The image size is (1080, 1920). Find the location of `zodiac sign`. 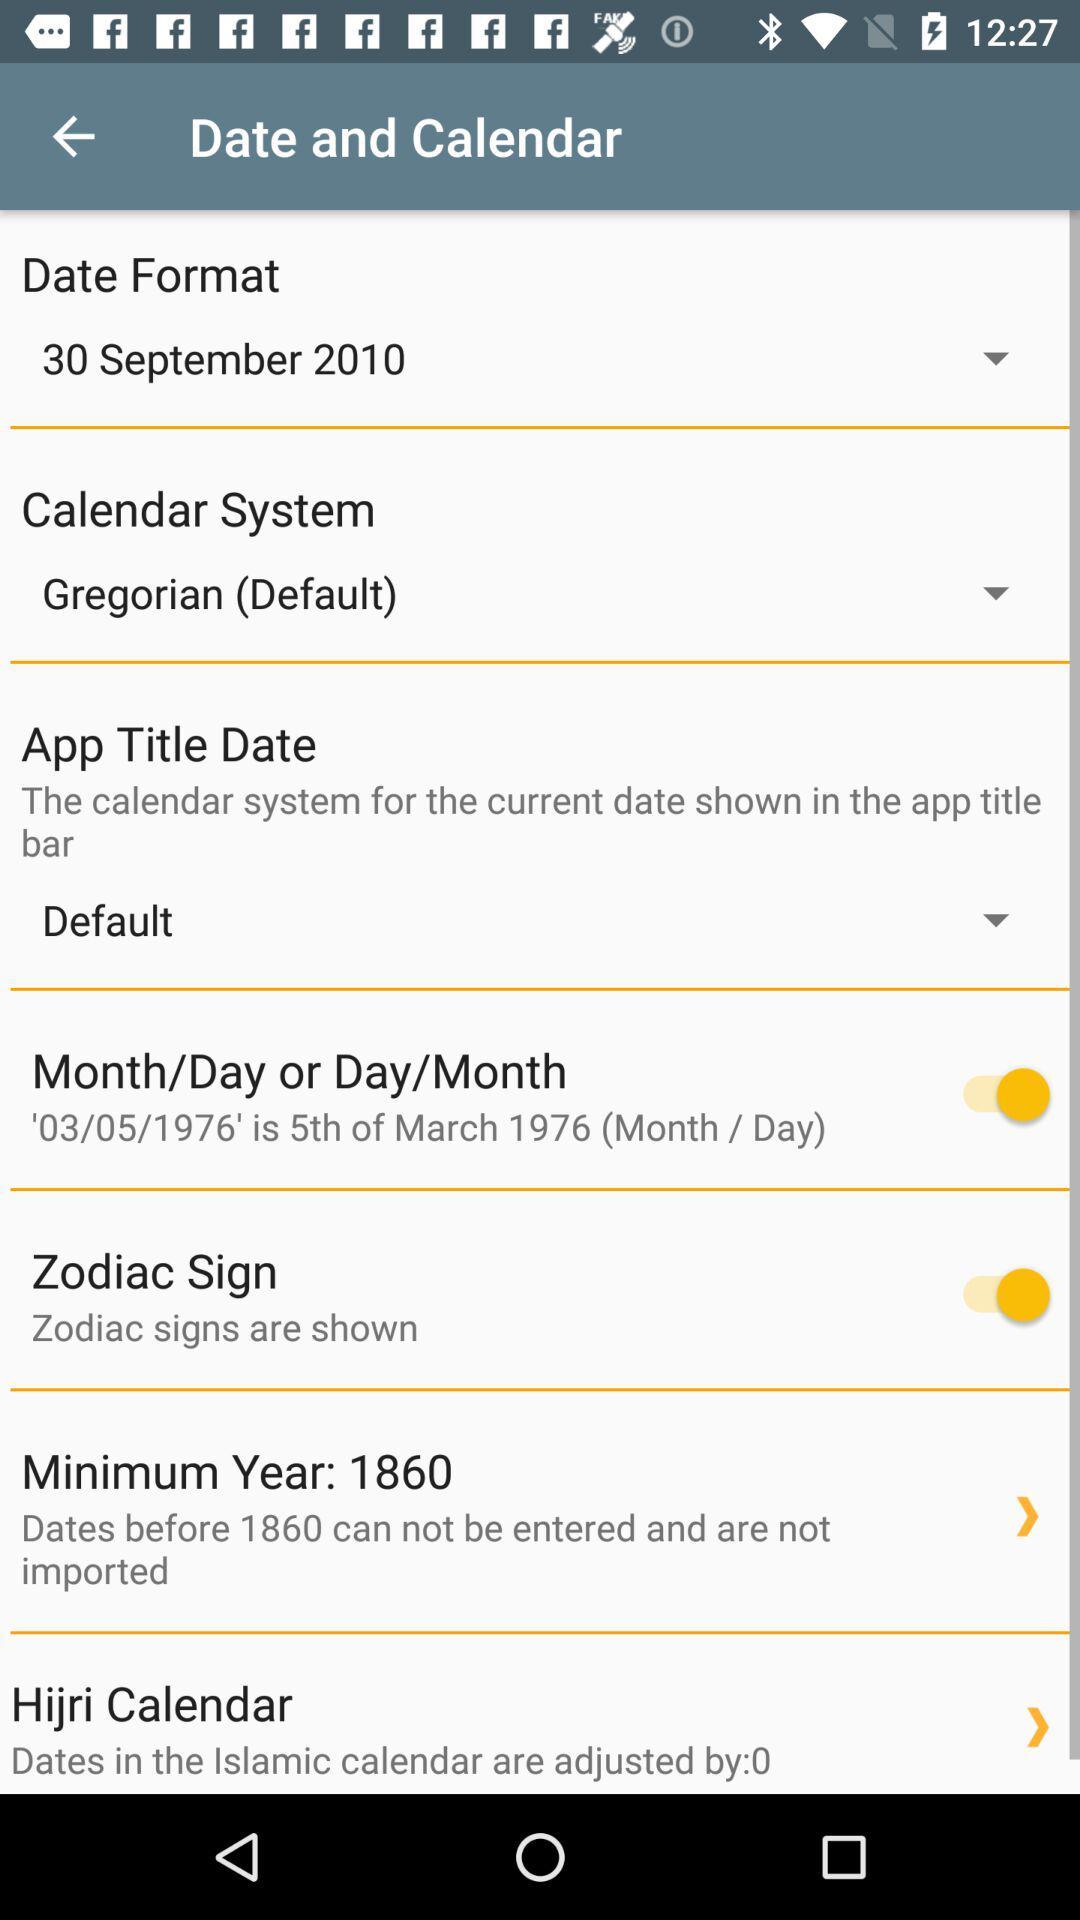

zodiac sign is located at coordinates (996, 1294).